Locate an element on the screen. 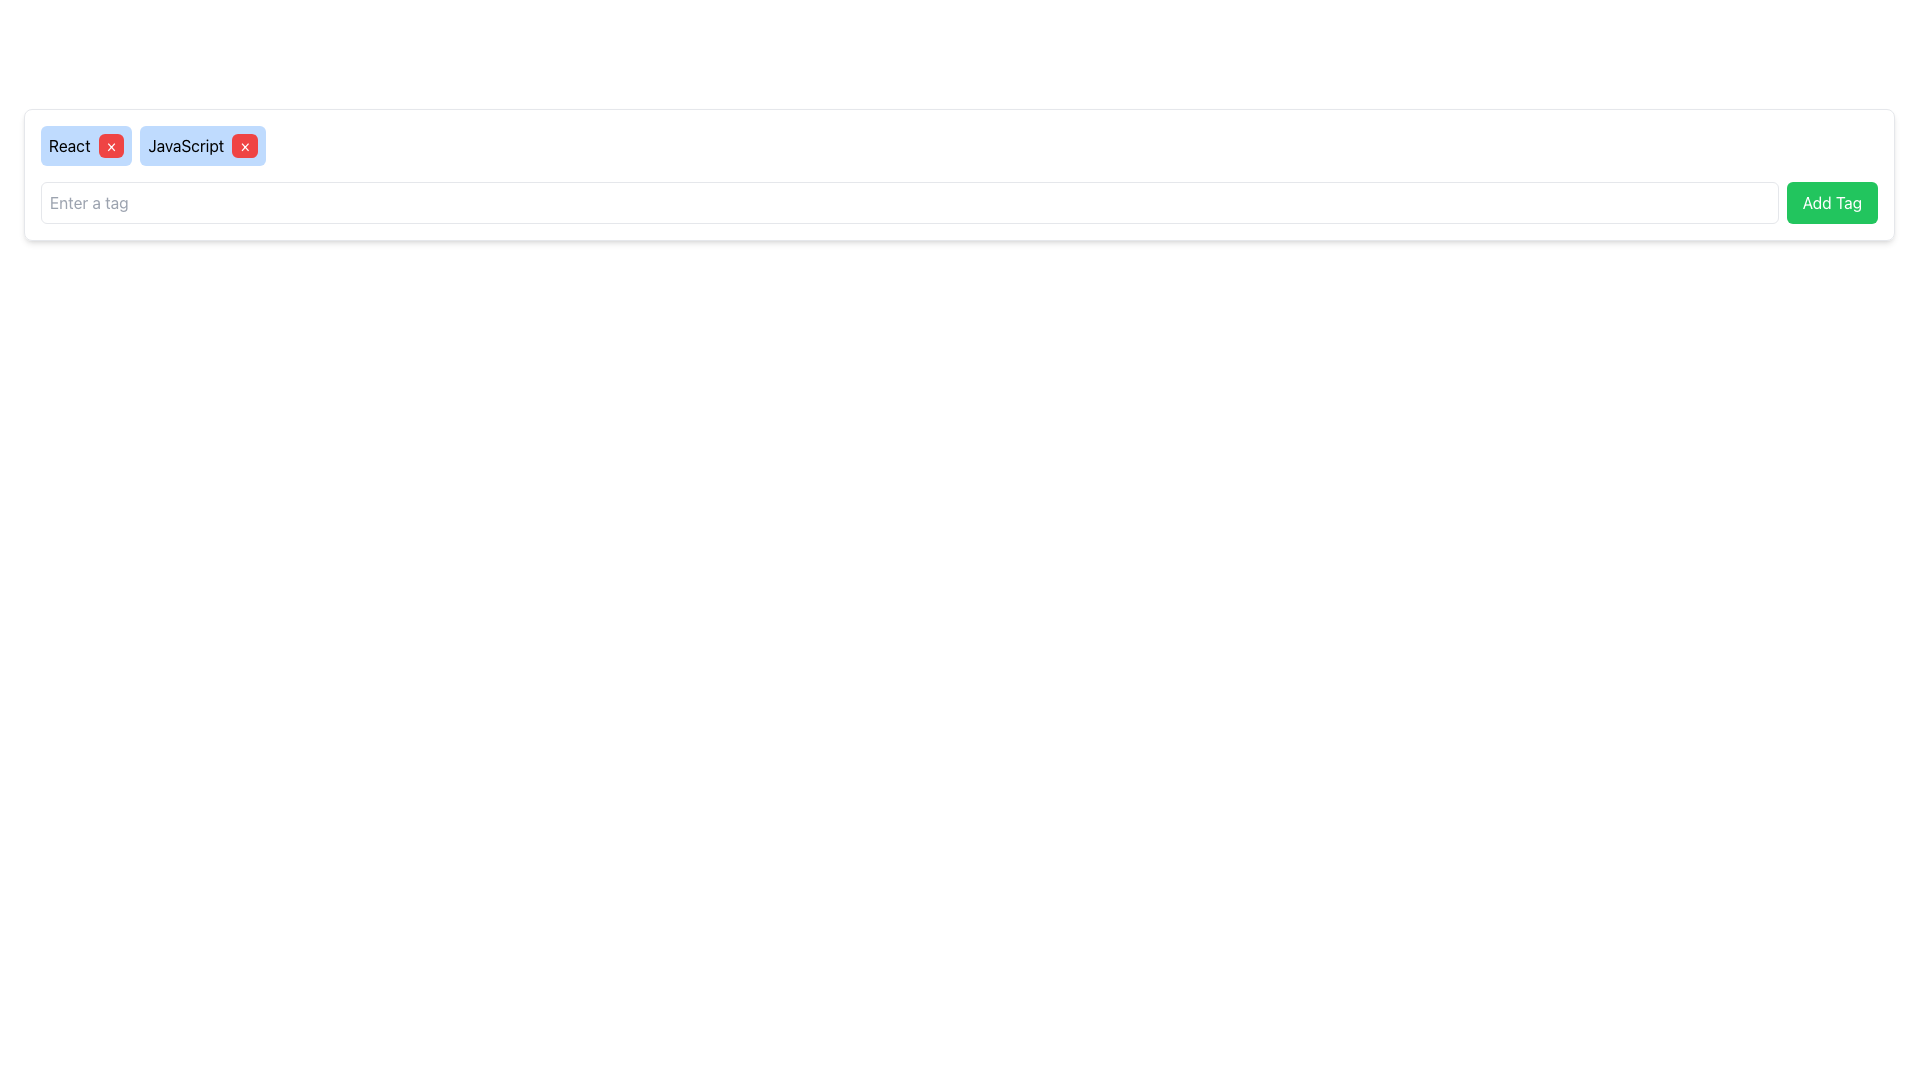  the delete icon ('×') of the 'React' tag is located at coordinates (85, 145).